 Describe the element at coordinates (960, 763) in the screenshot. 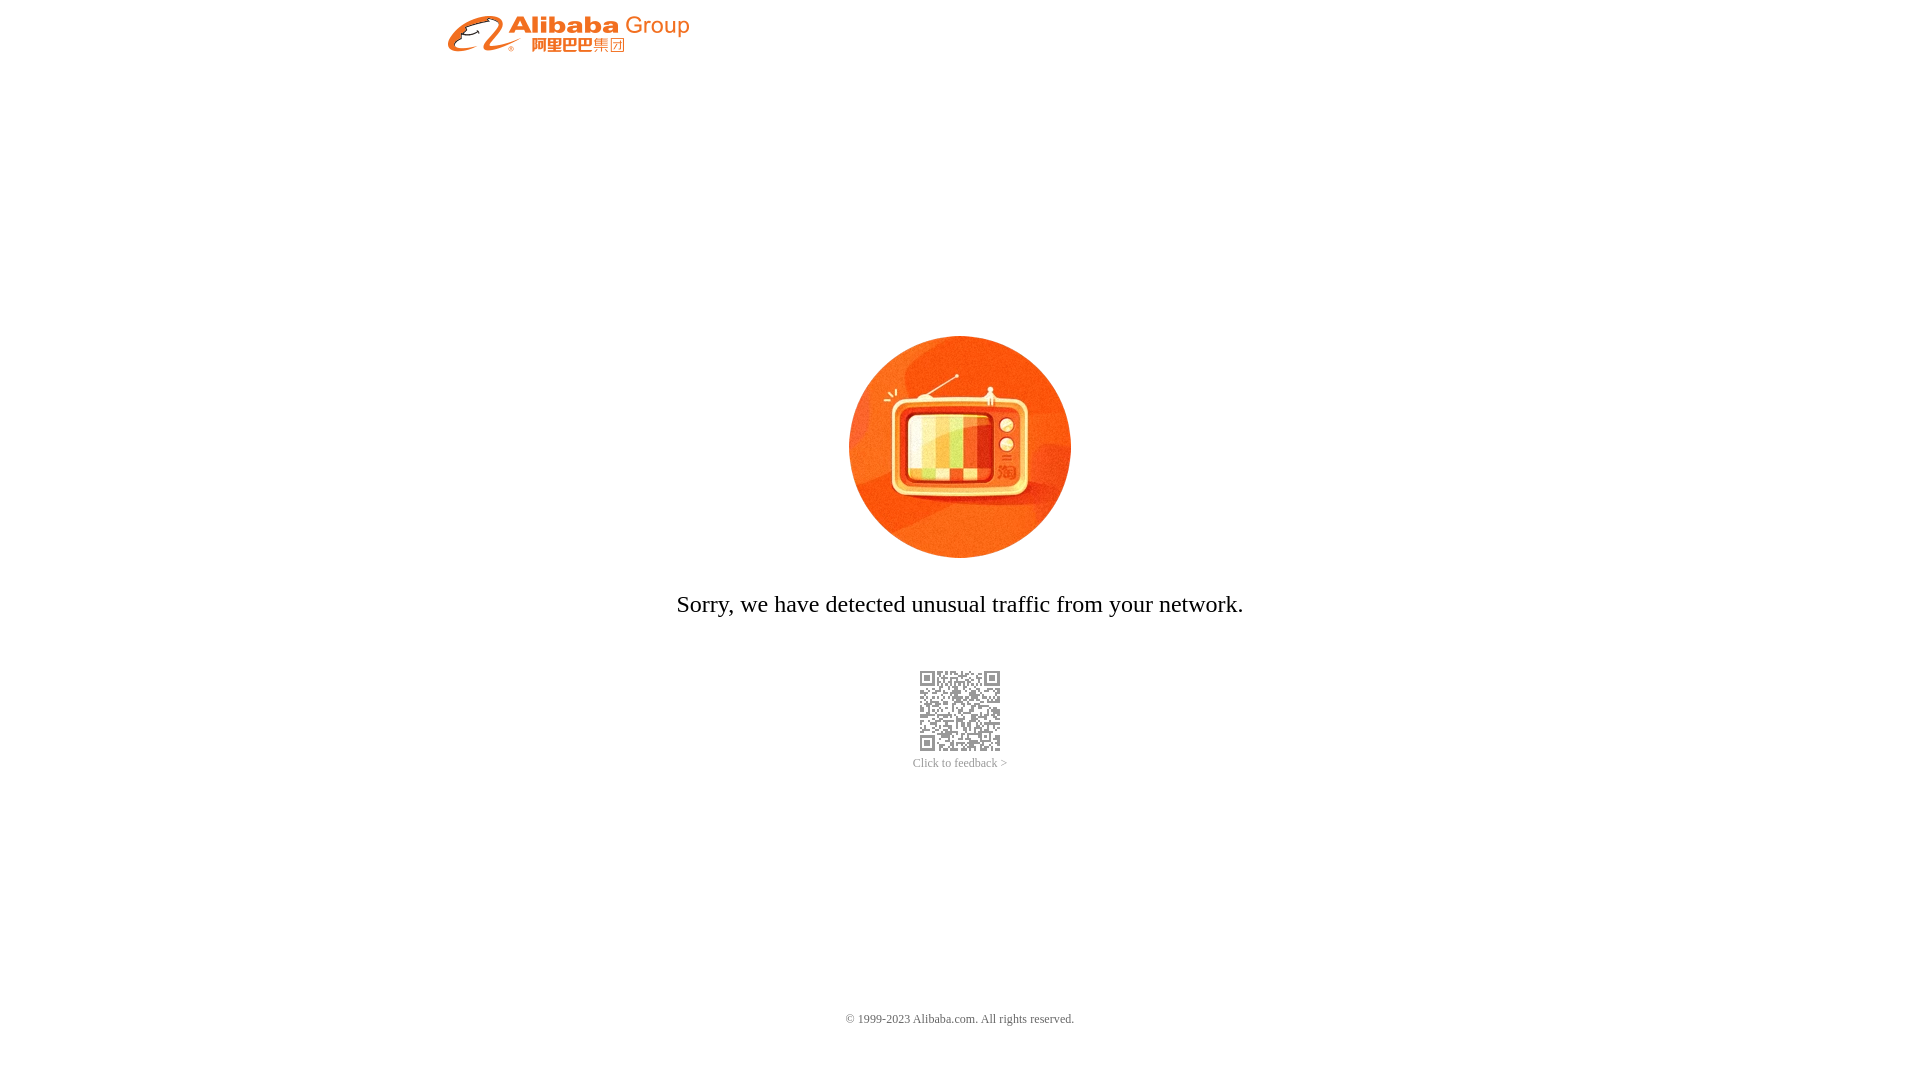

I see `'Click to feedback >'` at that location.